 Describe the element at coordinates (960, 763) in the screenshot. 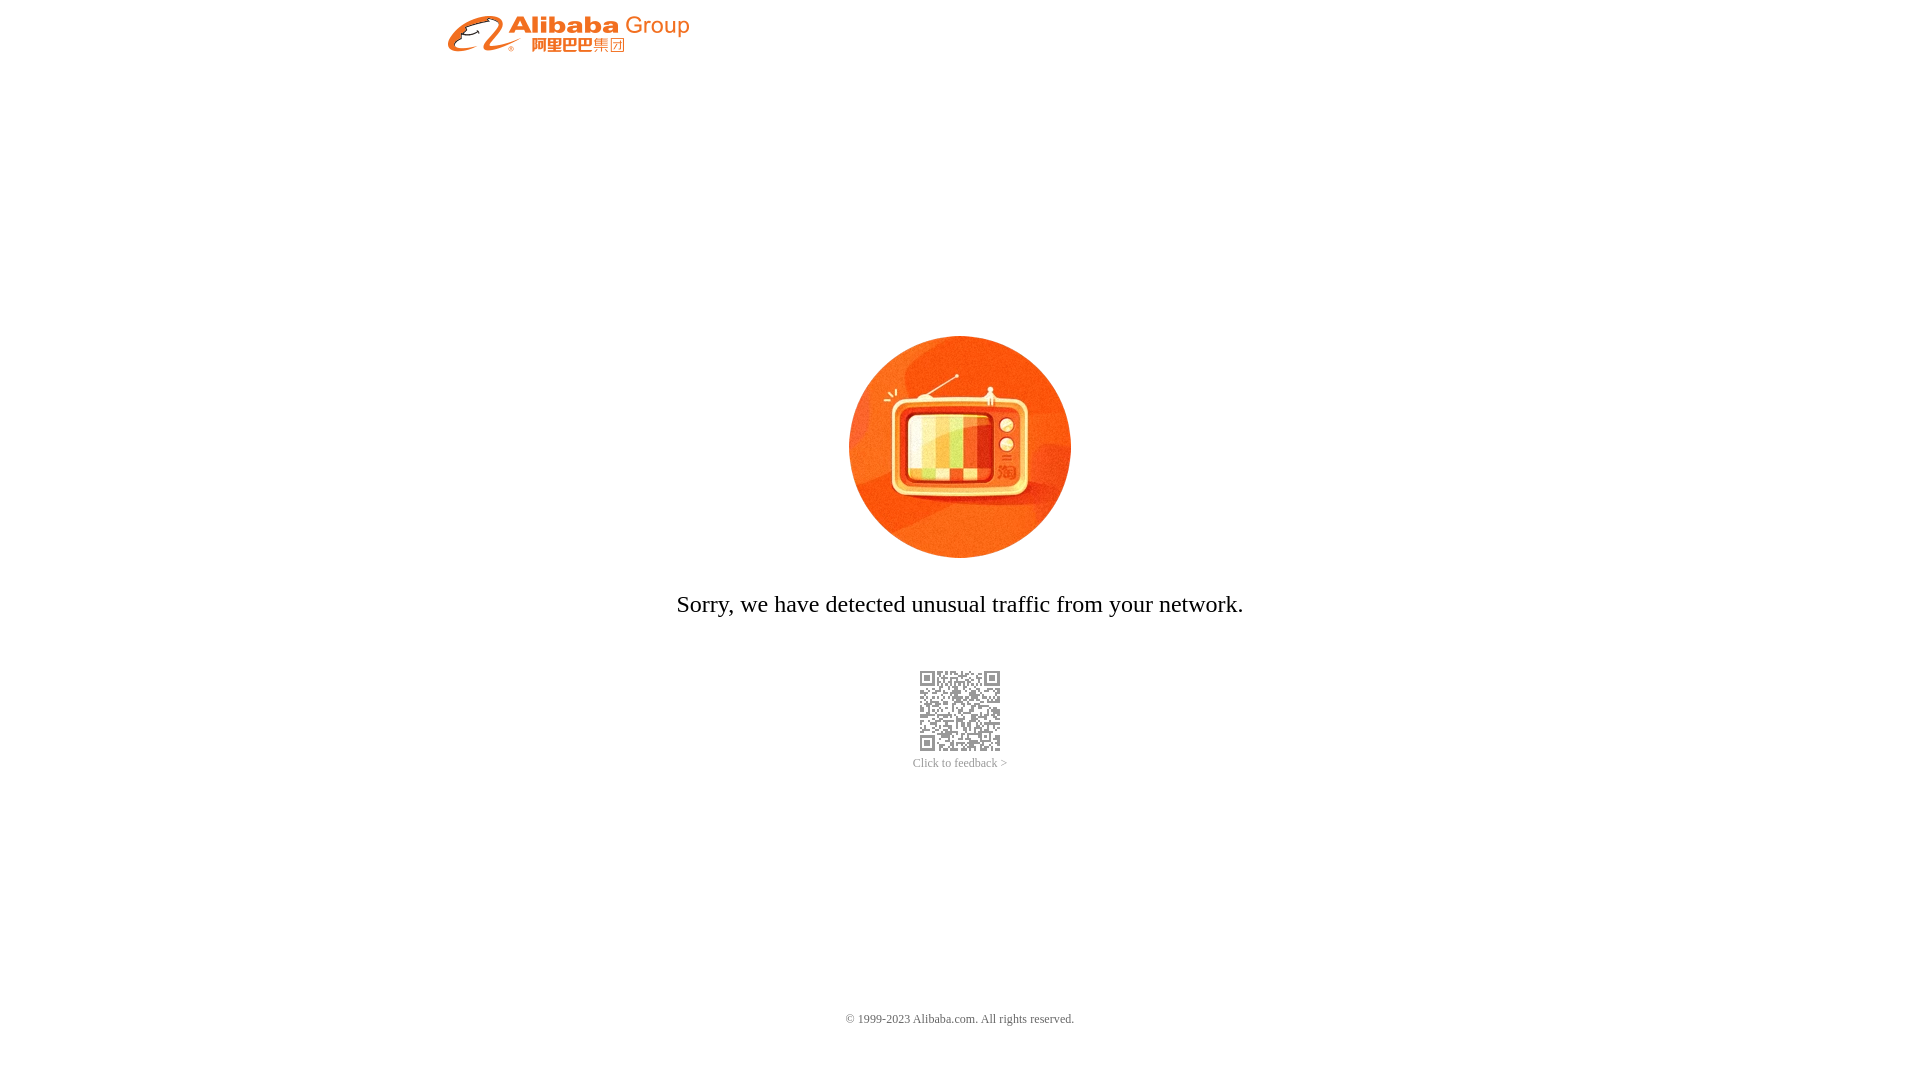

I see `'Click to feedback >'` at that location.